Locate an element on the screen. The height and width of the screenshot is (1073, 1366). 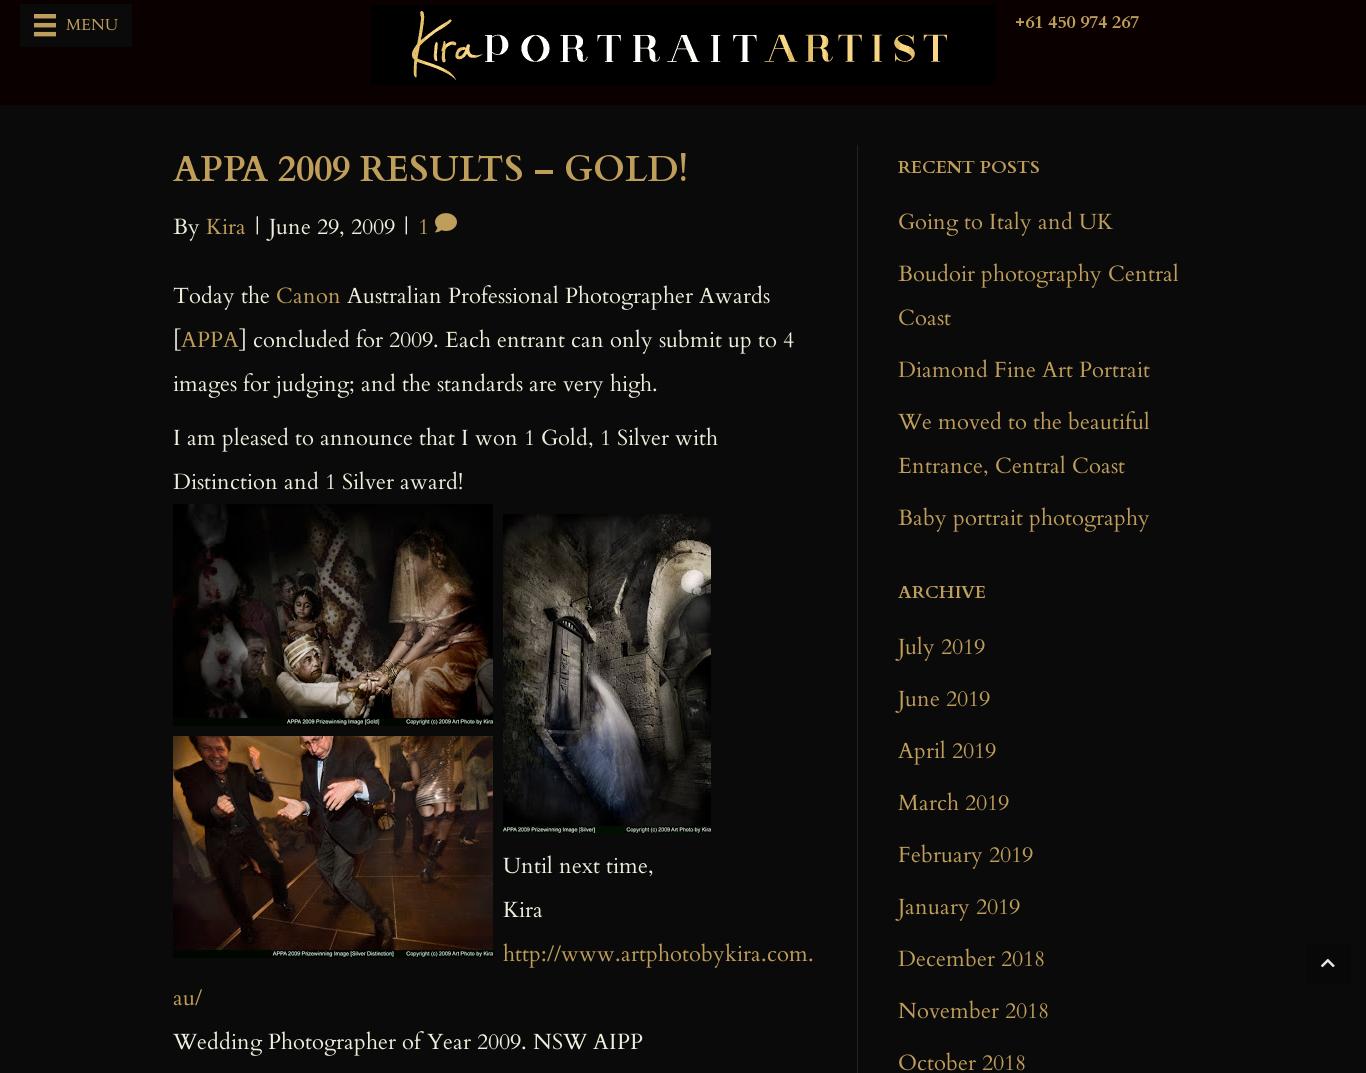
'Going to Italy and UK' is located at coordinates (897, 222).